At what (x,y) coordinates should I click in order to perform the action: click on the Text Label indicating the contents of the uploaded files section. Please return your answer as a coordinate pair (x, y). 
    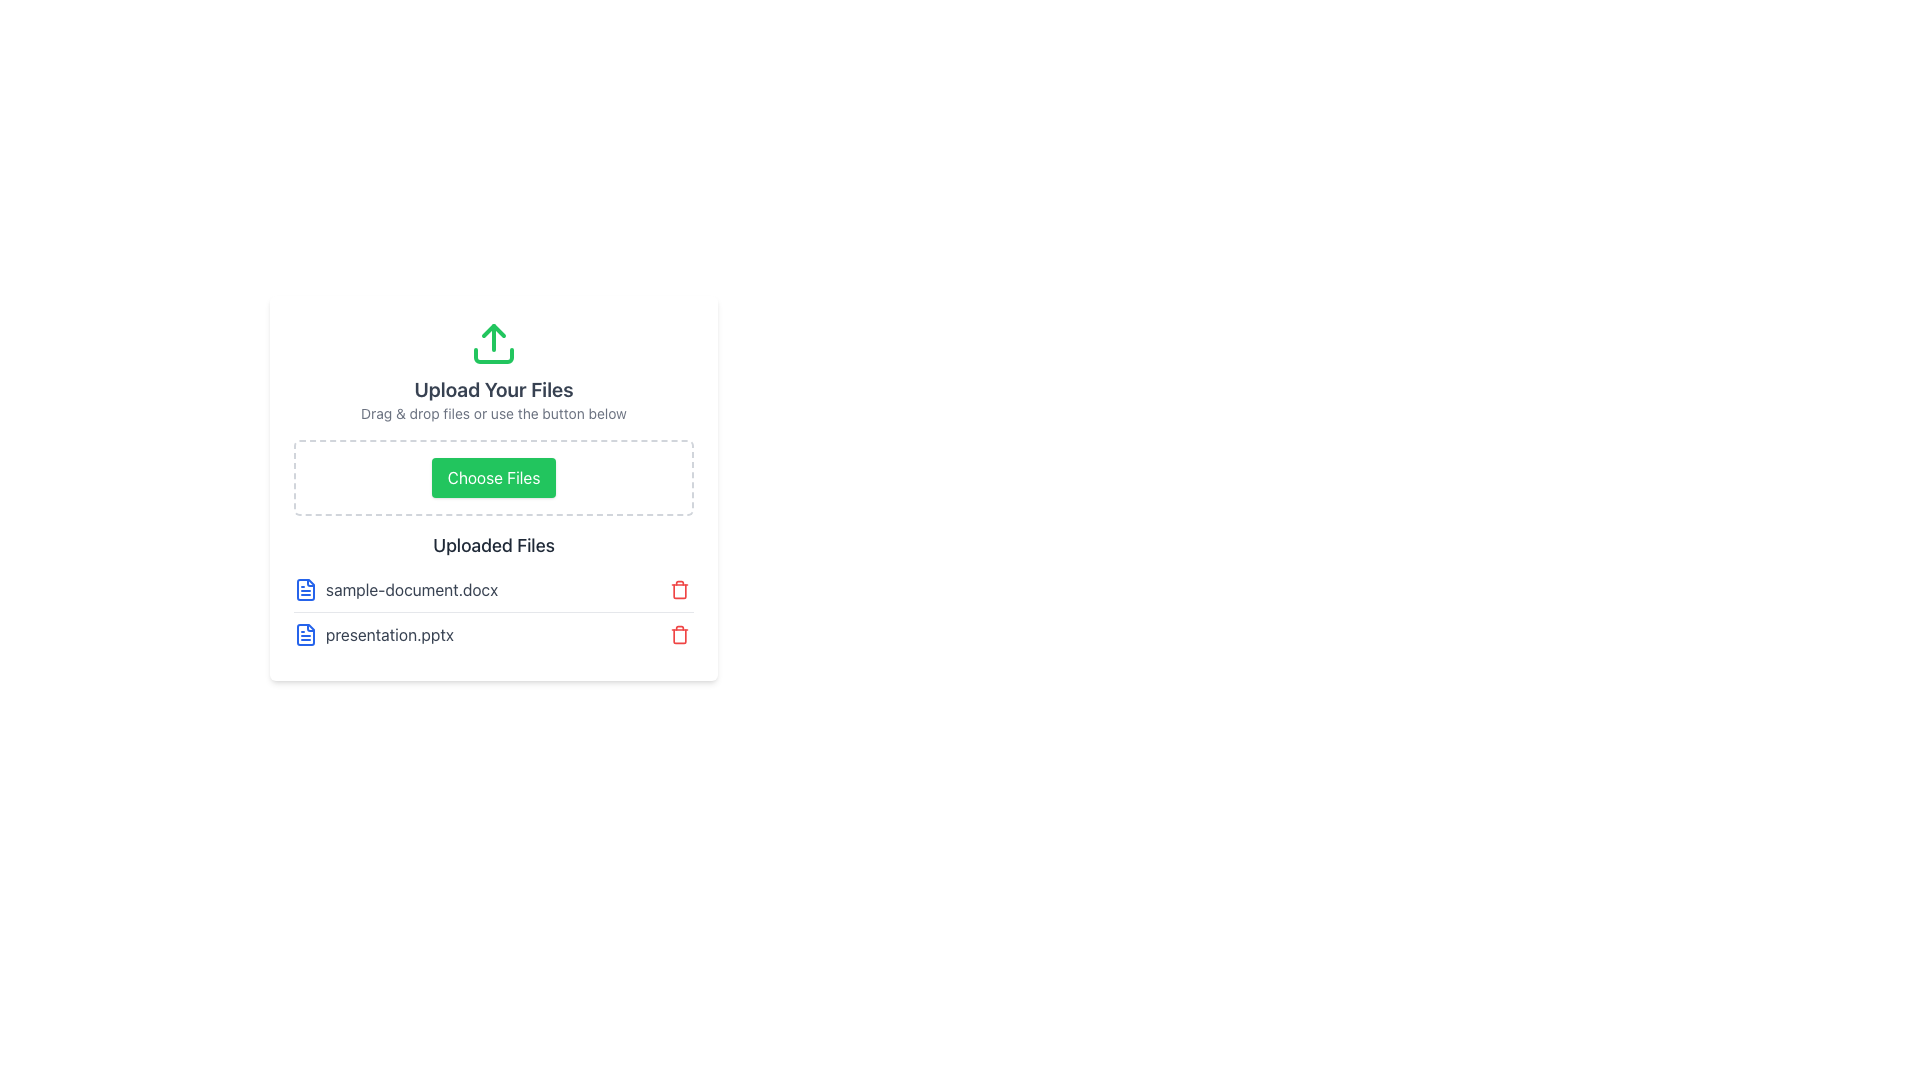
    Looking at the image, I should click on (494, 546).